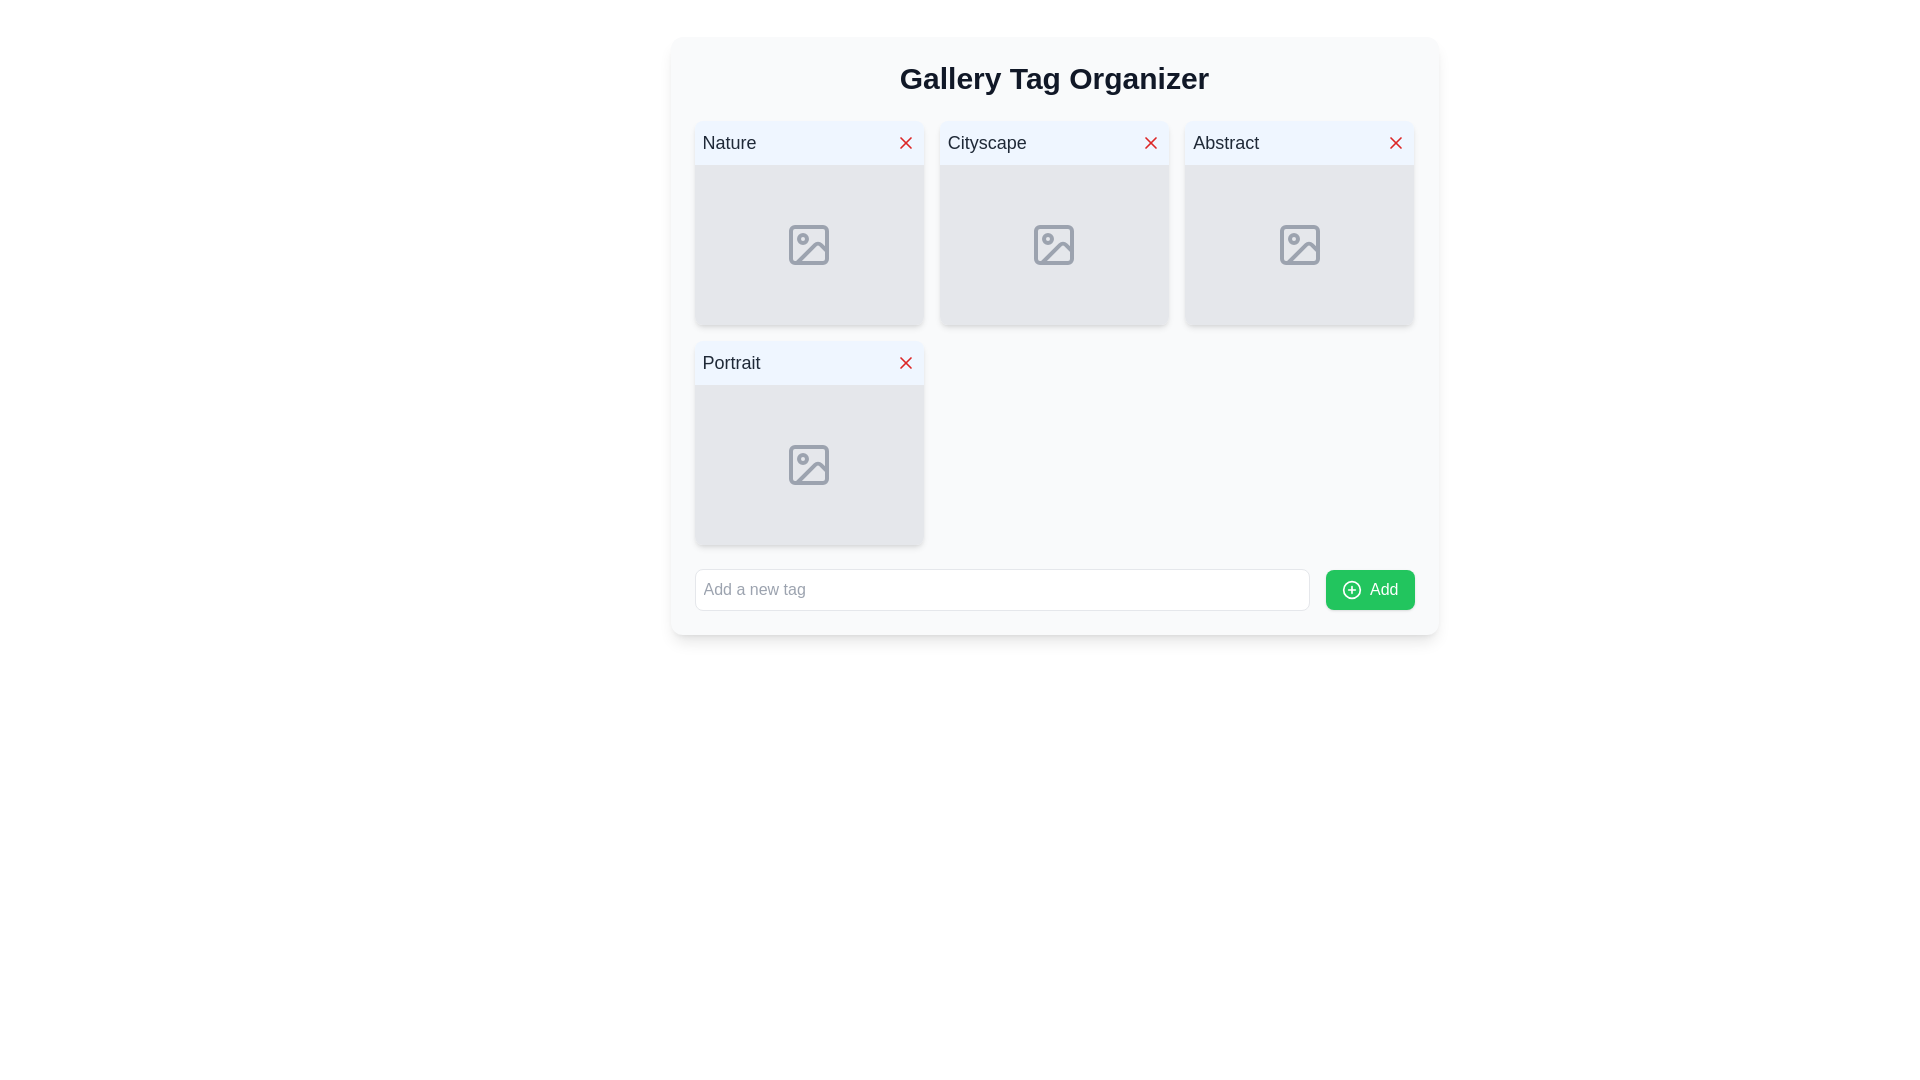 The image size is (1920, 1080). Describe the element at coordinates (1225, 141) in the screenshot. I see `text label stating 'Abstract' located in the top-right corner of the third gallery module, which is styled in a medium-sized, bold font against a light blue background` at that location.